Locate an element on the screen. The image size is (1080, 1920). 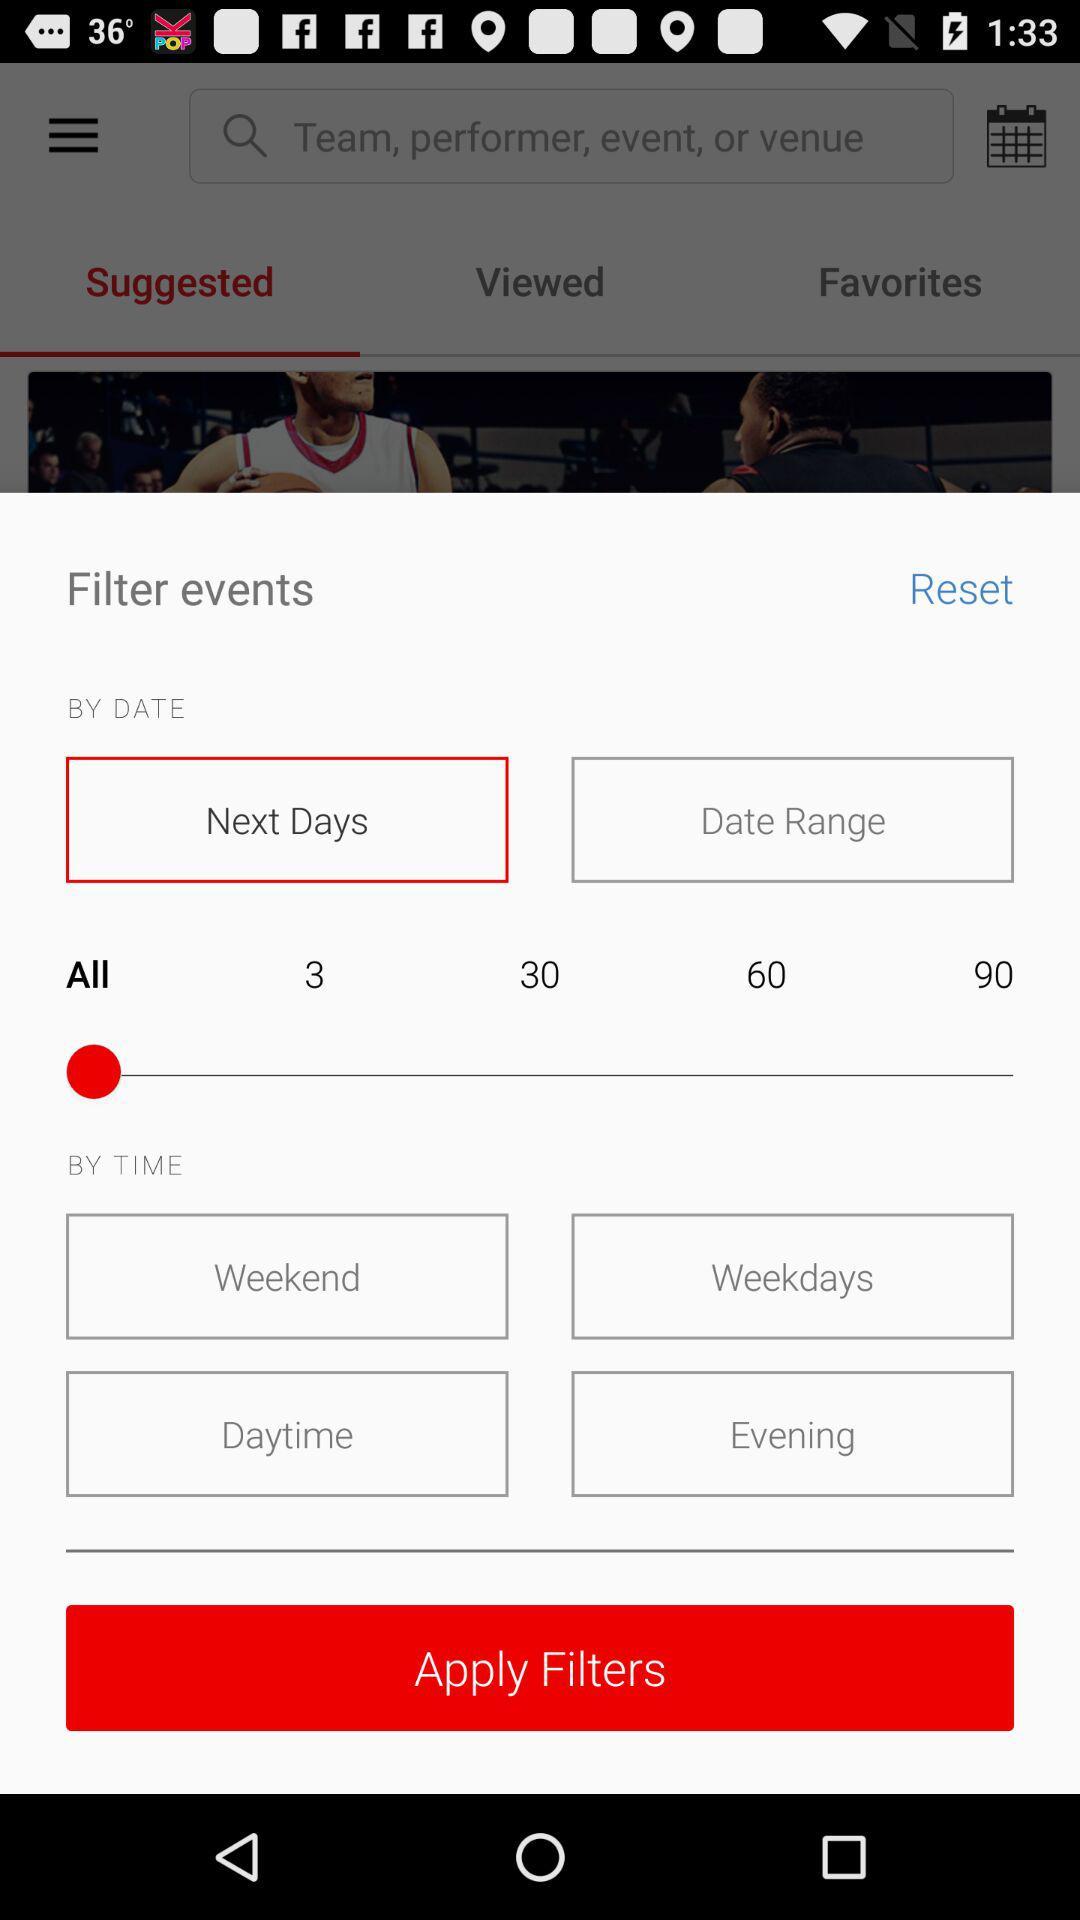
icon next to the evening is located at coordinates (287, 1433).